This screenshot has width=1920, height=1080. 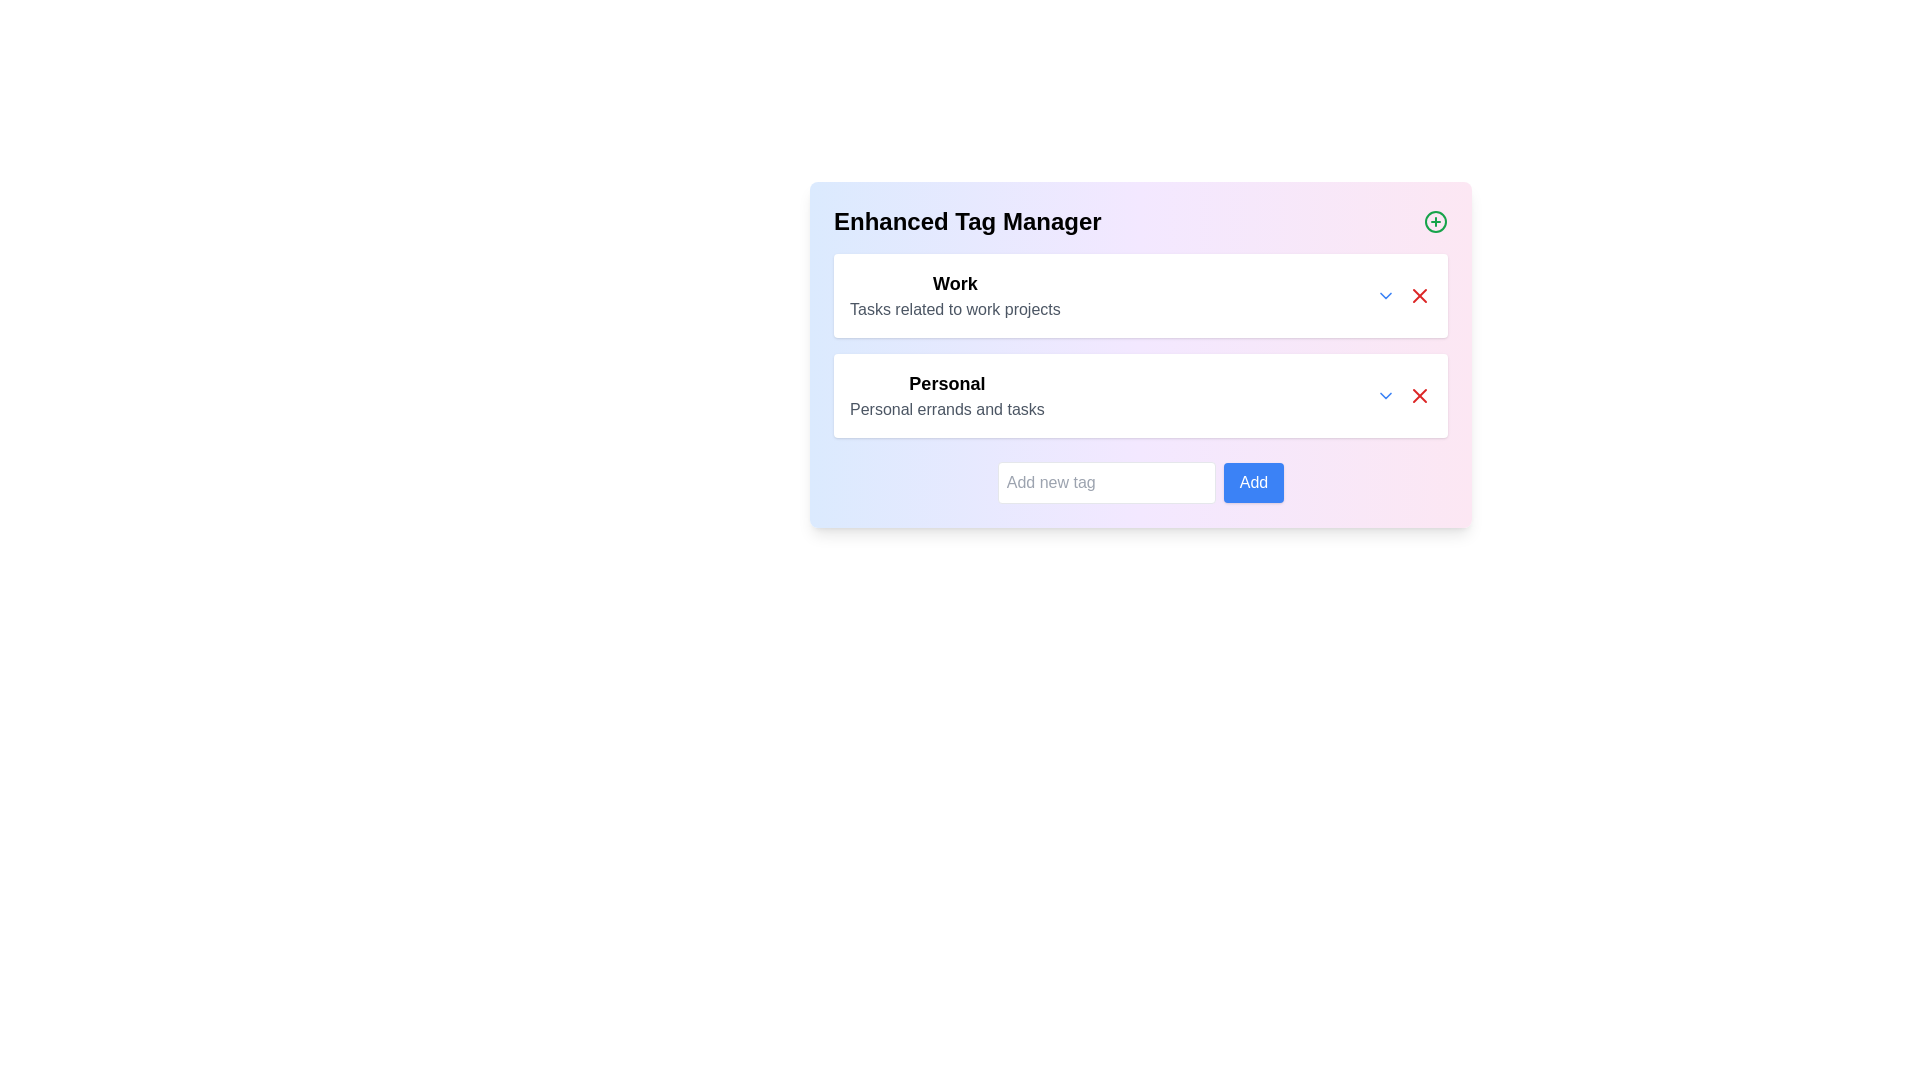 I want to click on the bold-text label reading 'Personal', which is centrally positioned above the subtitle 'Personal errands and tasks', so click(x=946, y=384).